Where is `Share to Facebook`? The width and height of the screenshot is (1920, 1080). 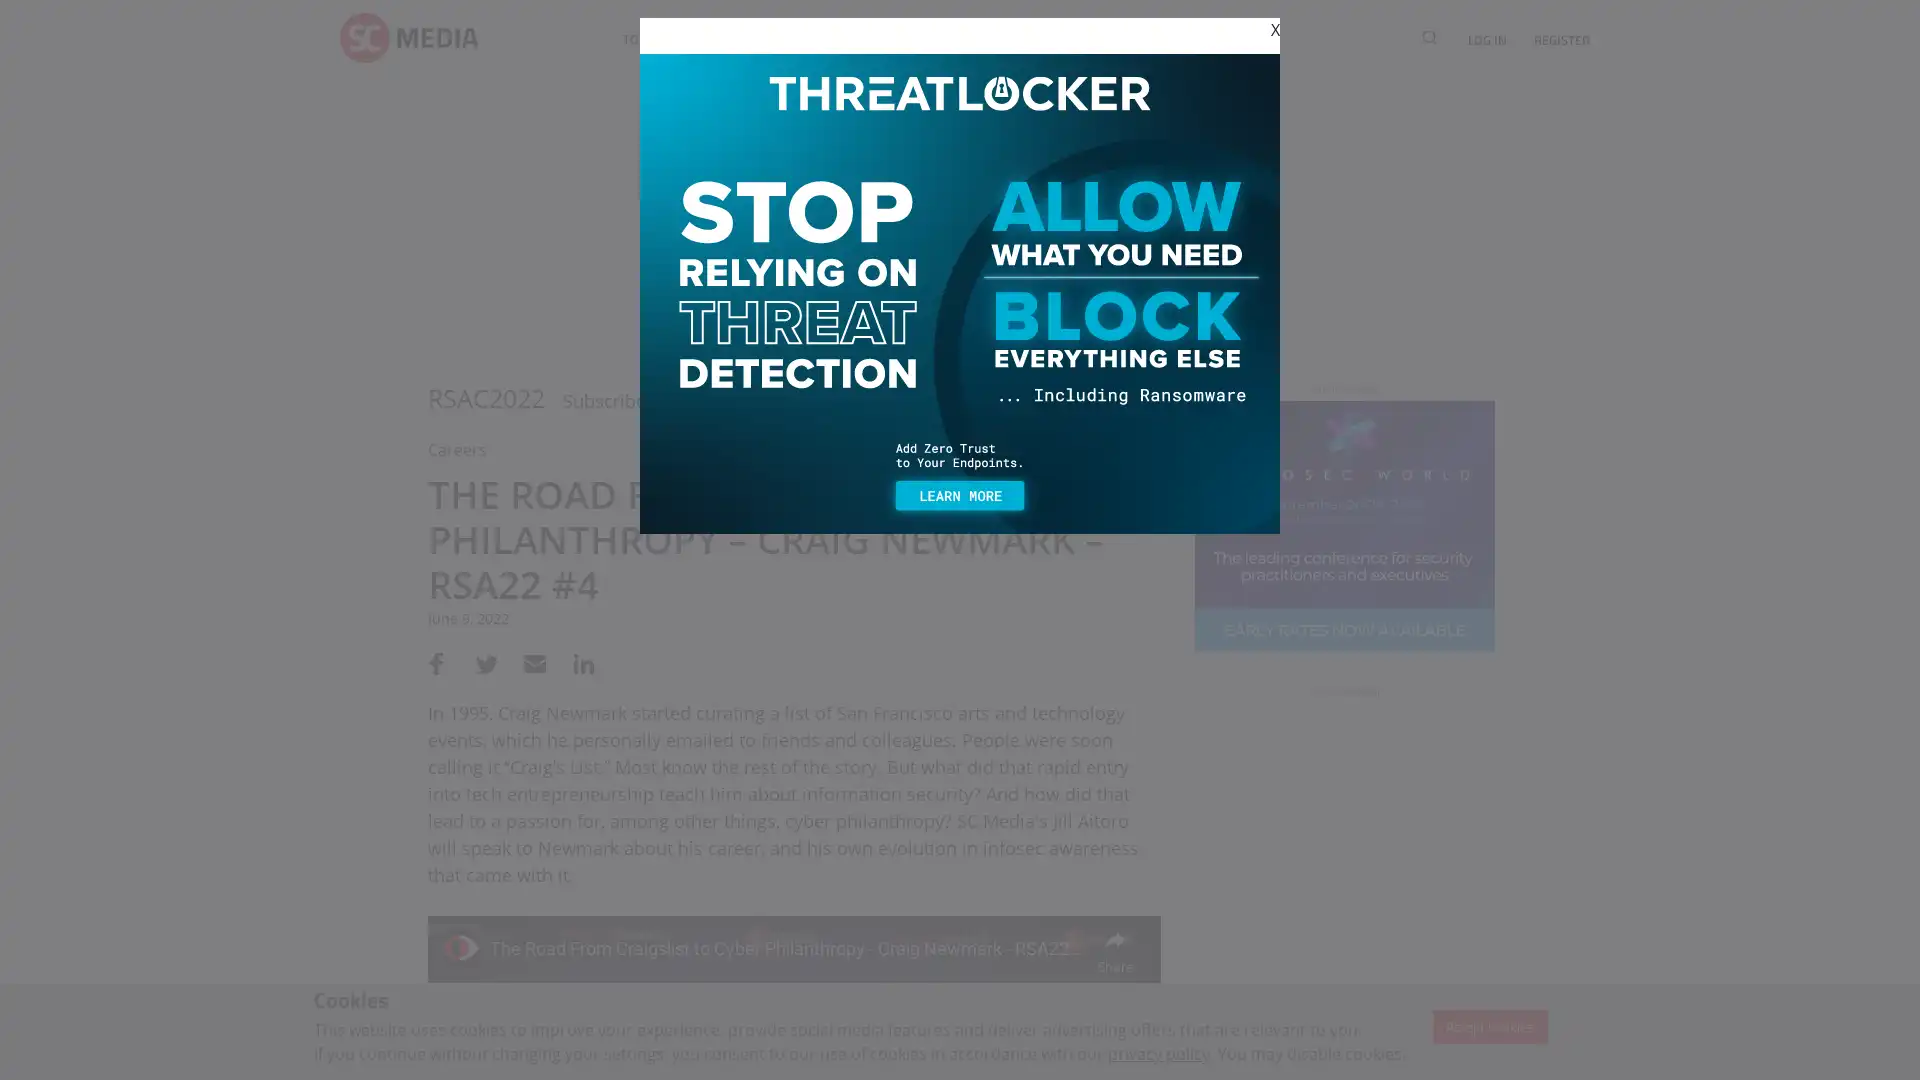
Share to Facebook is located at coordinates (435, 663).